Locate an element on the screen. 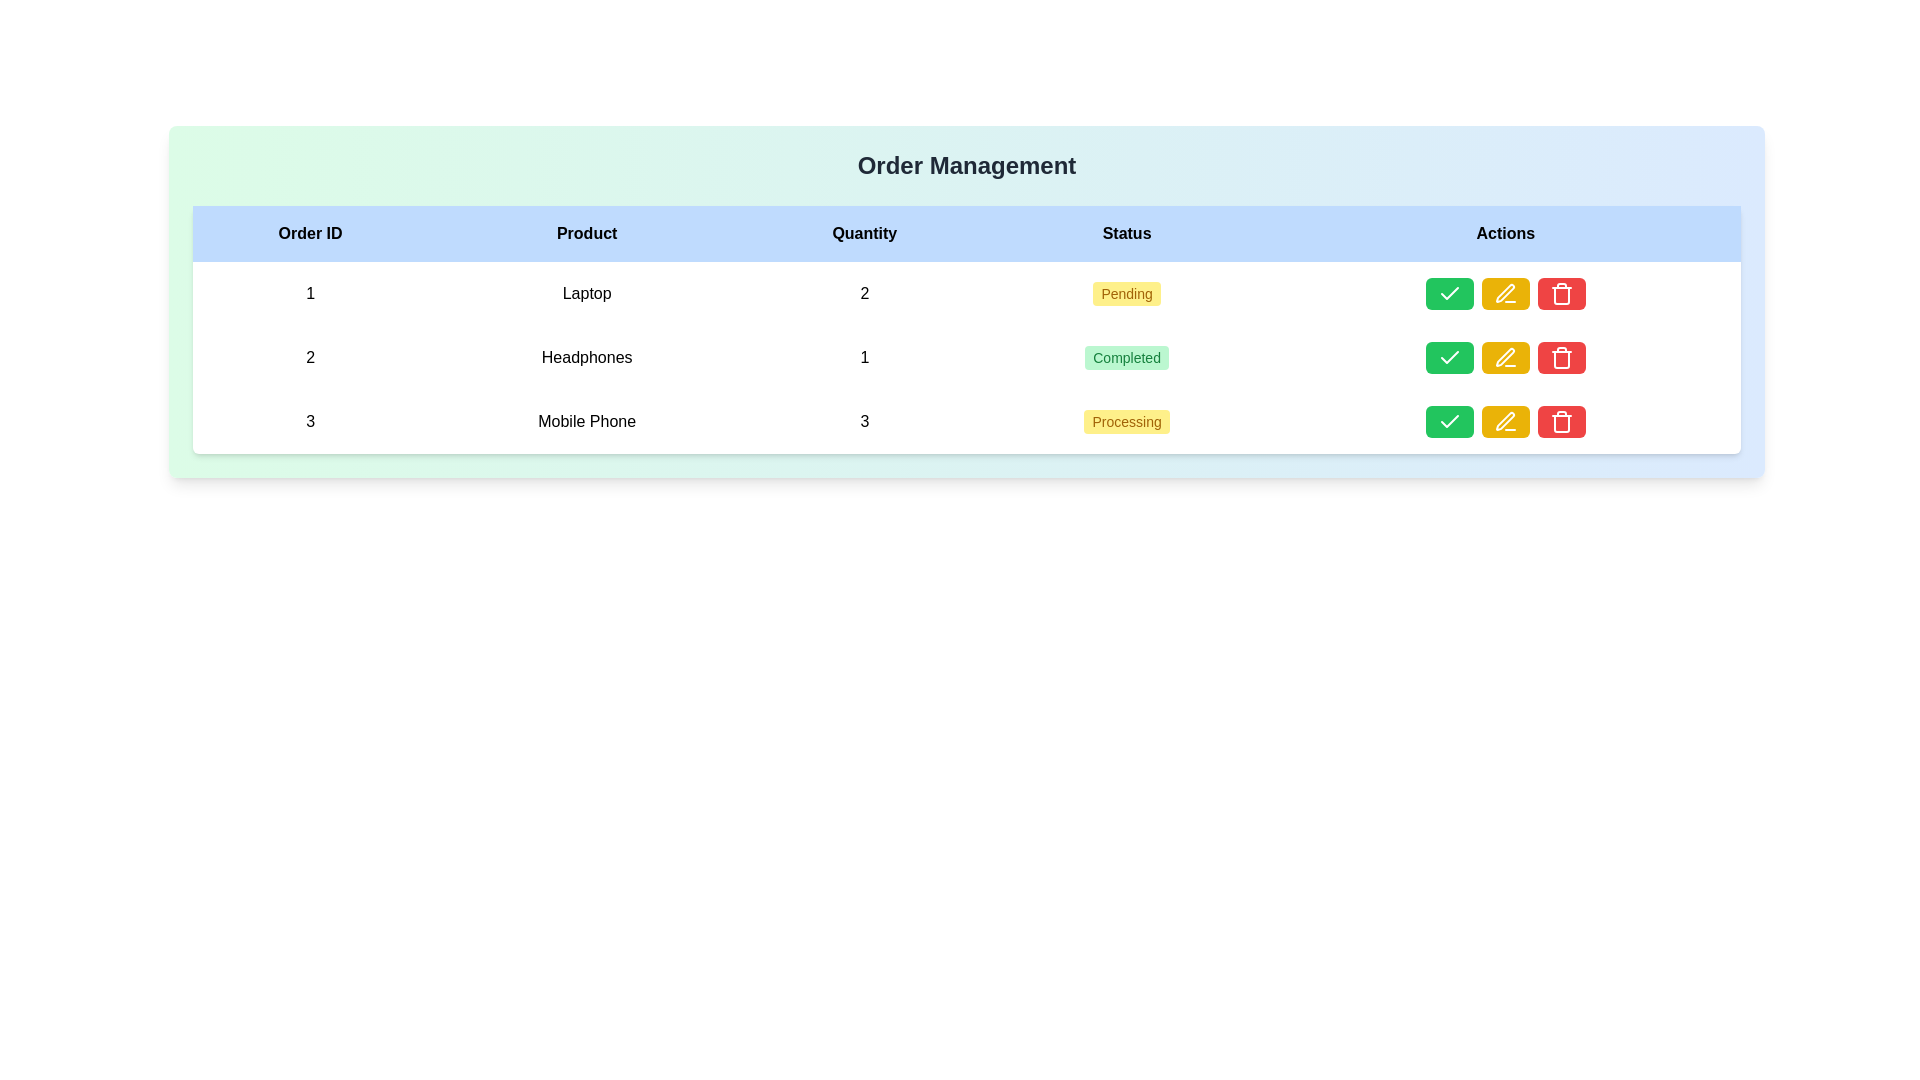  the edit button (pencil icon) in the Actions column of the second row for the product 'Headphones' is located at coordinates (1505, 357).